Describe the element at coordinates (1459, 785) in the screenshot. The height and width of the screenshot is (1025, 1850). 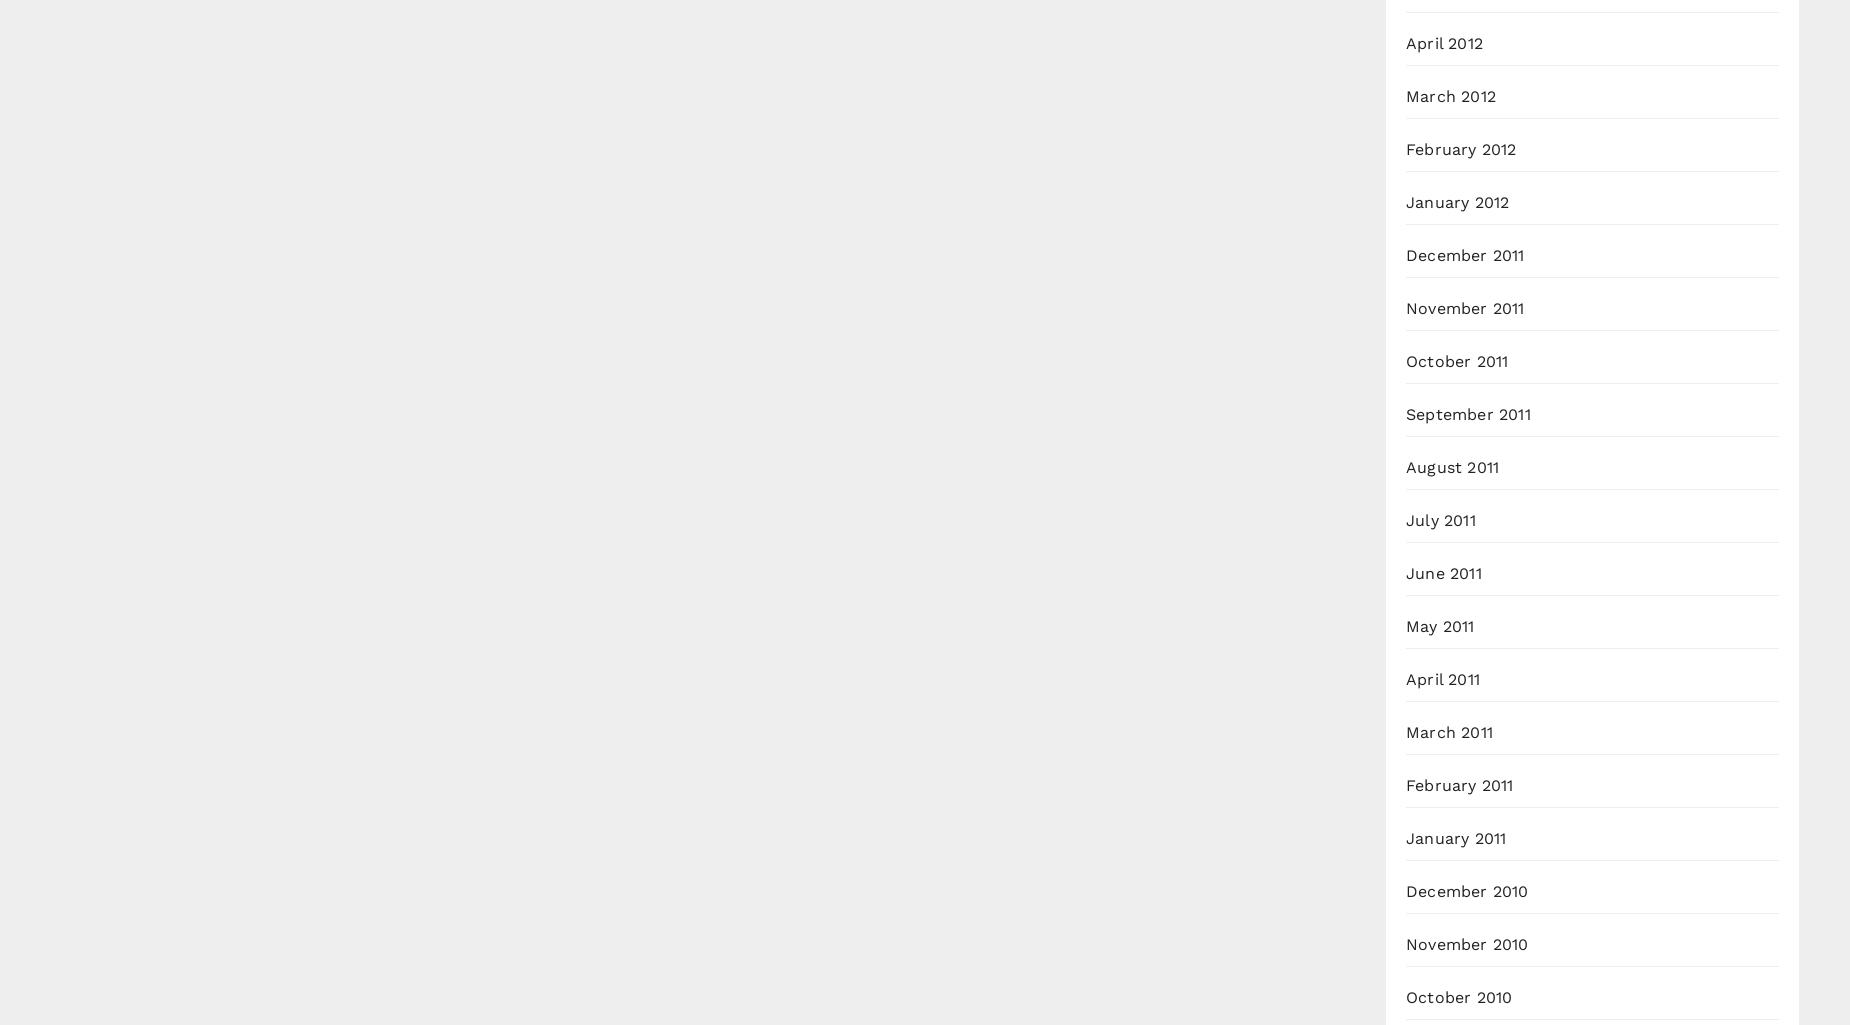
I see `'February 2011'` at that location.